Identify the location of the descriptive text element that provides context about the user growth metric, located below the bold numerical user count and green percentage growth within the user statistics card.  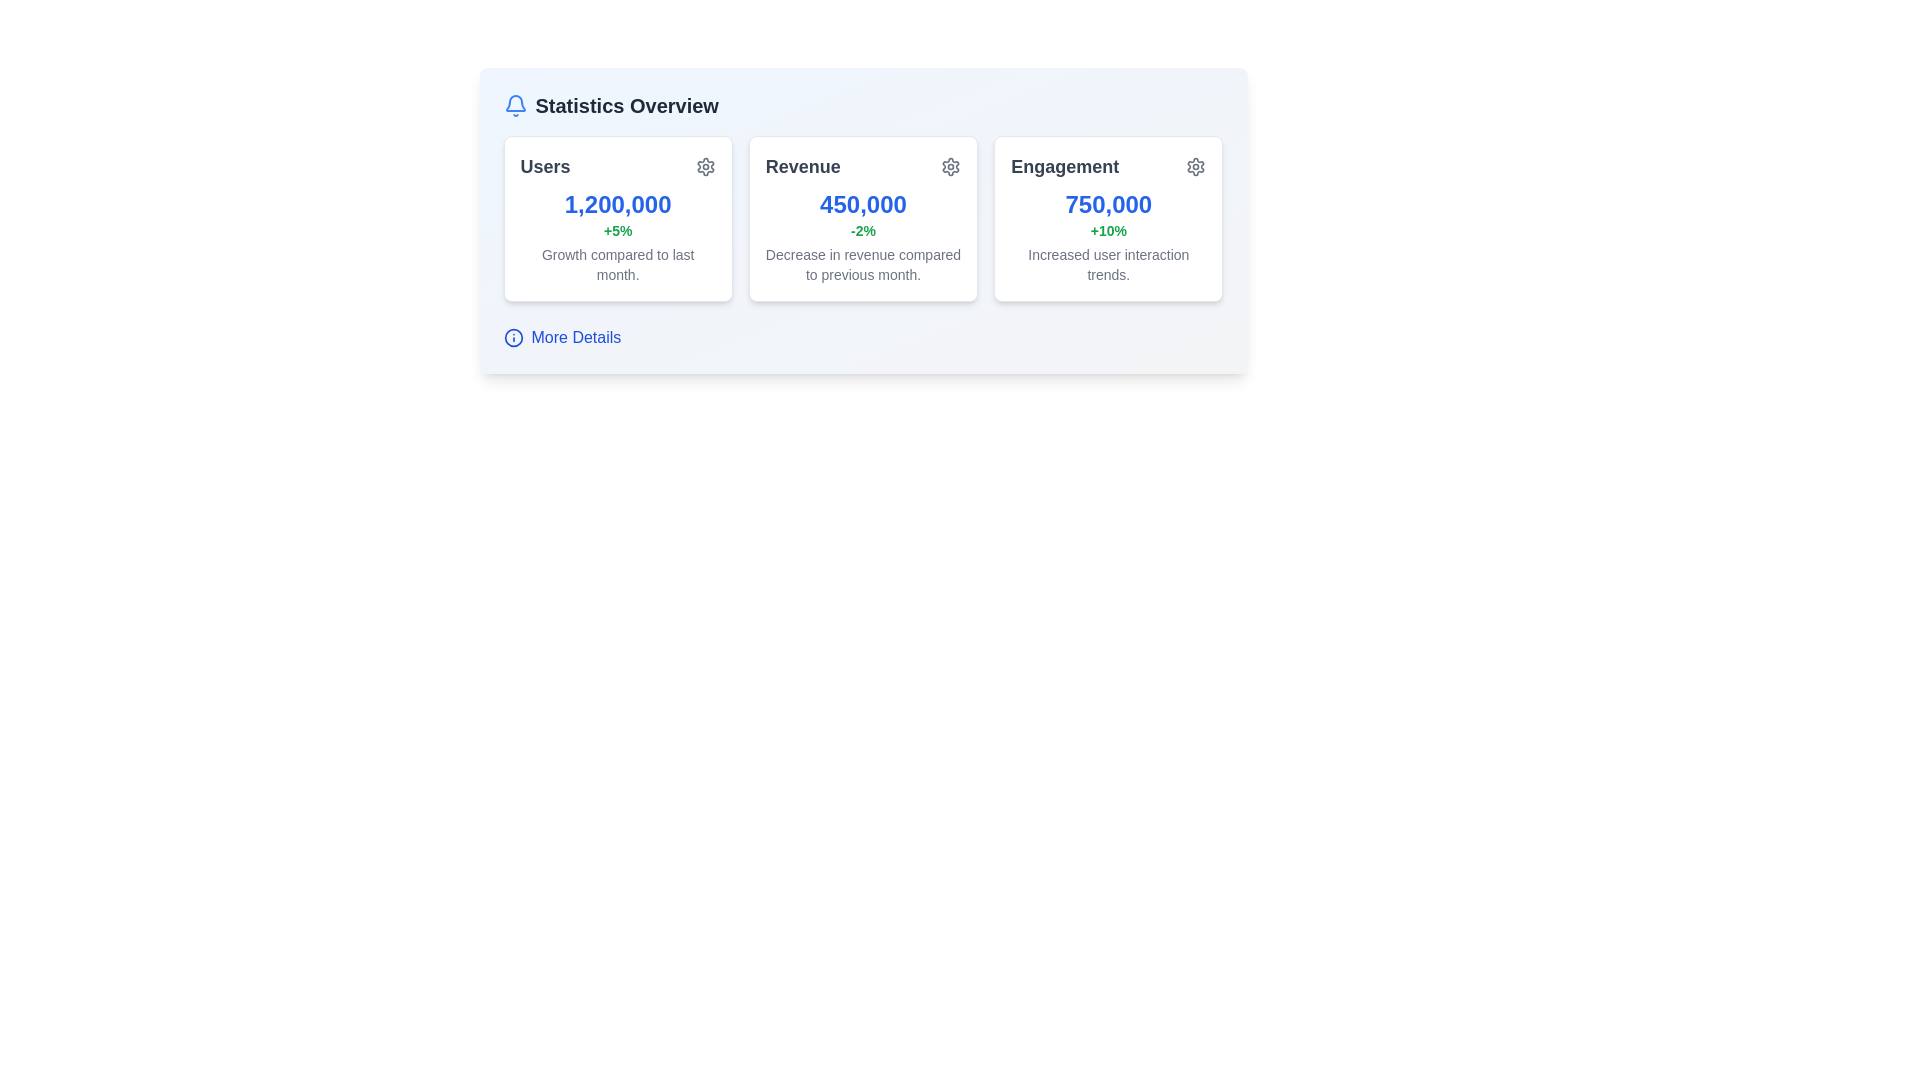
(617, 264).